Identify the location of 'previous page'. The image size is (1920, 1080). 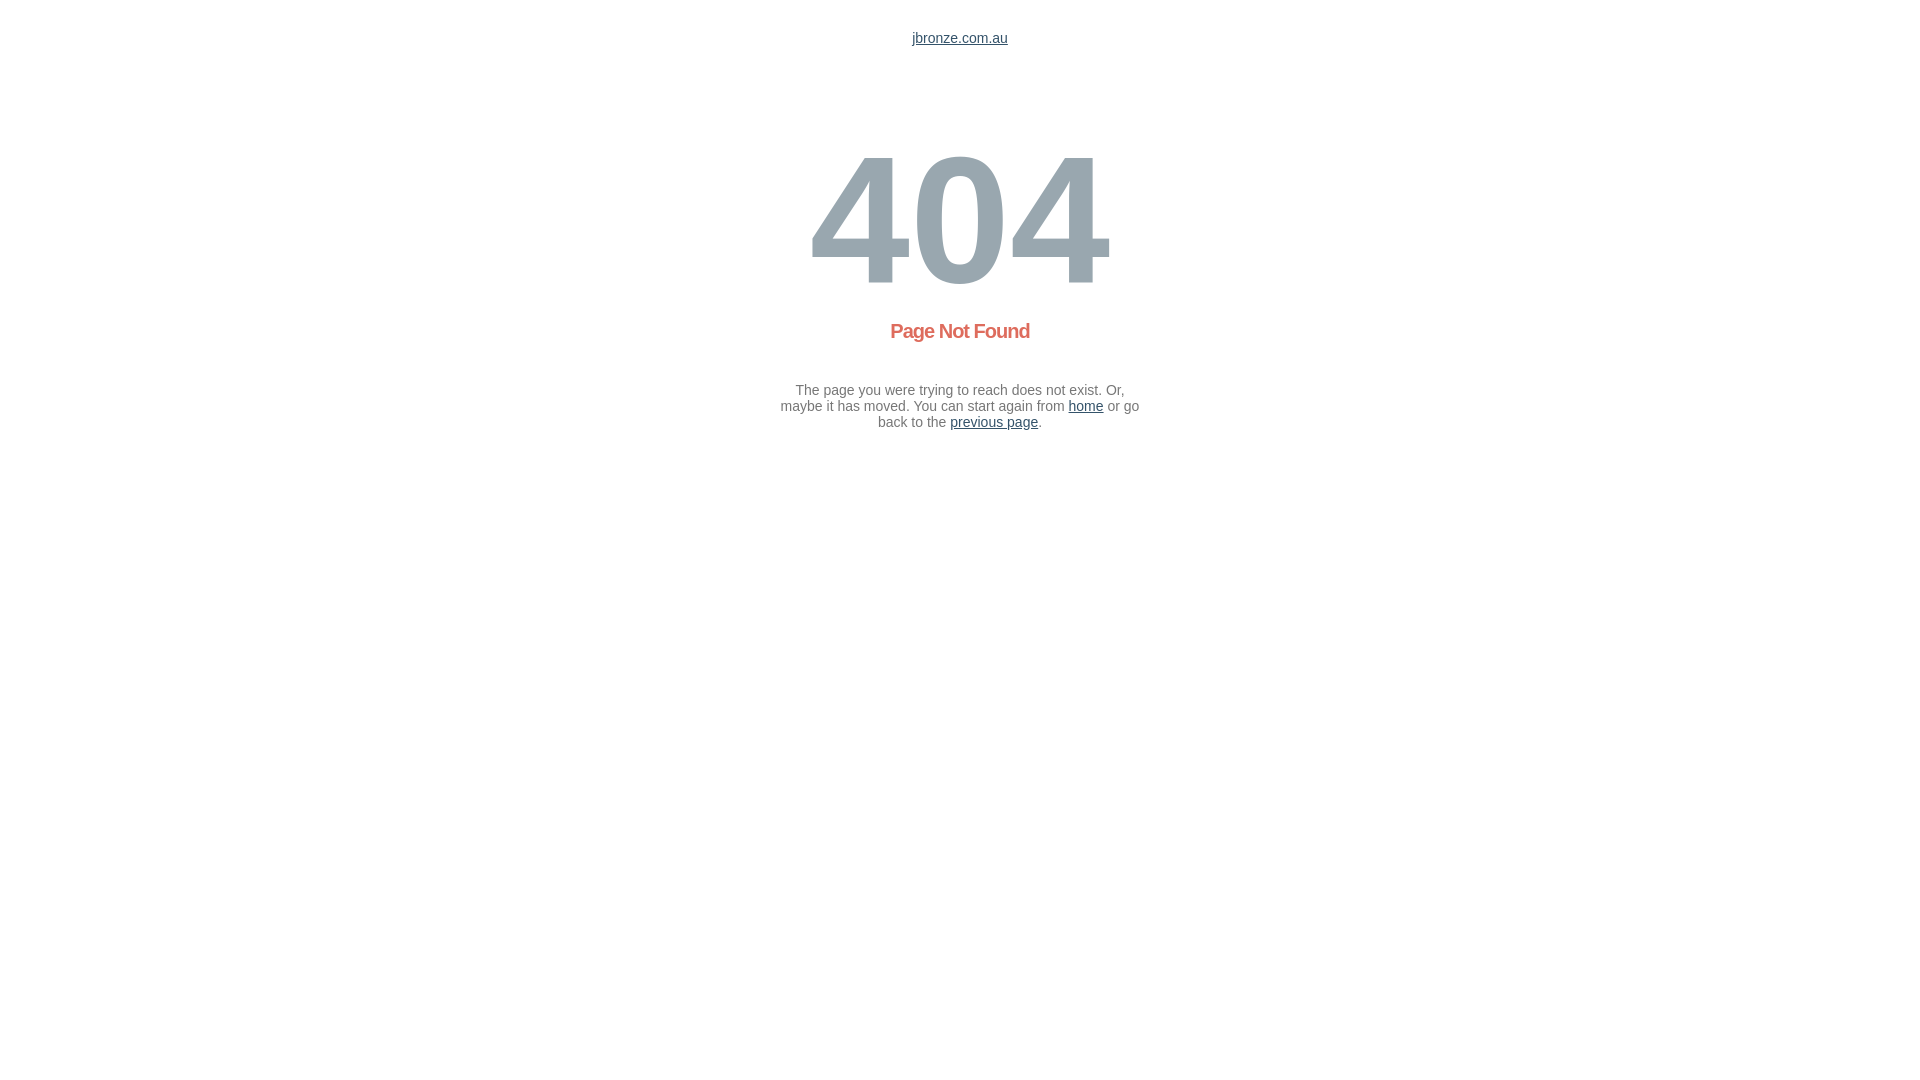
(993, 420).